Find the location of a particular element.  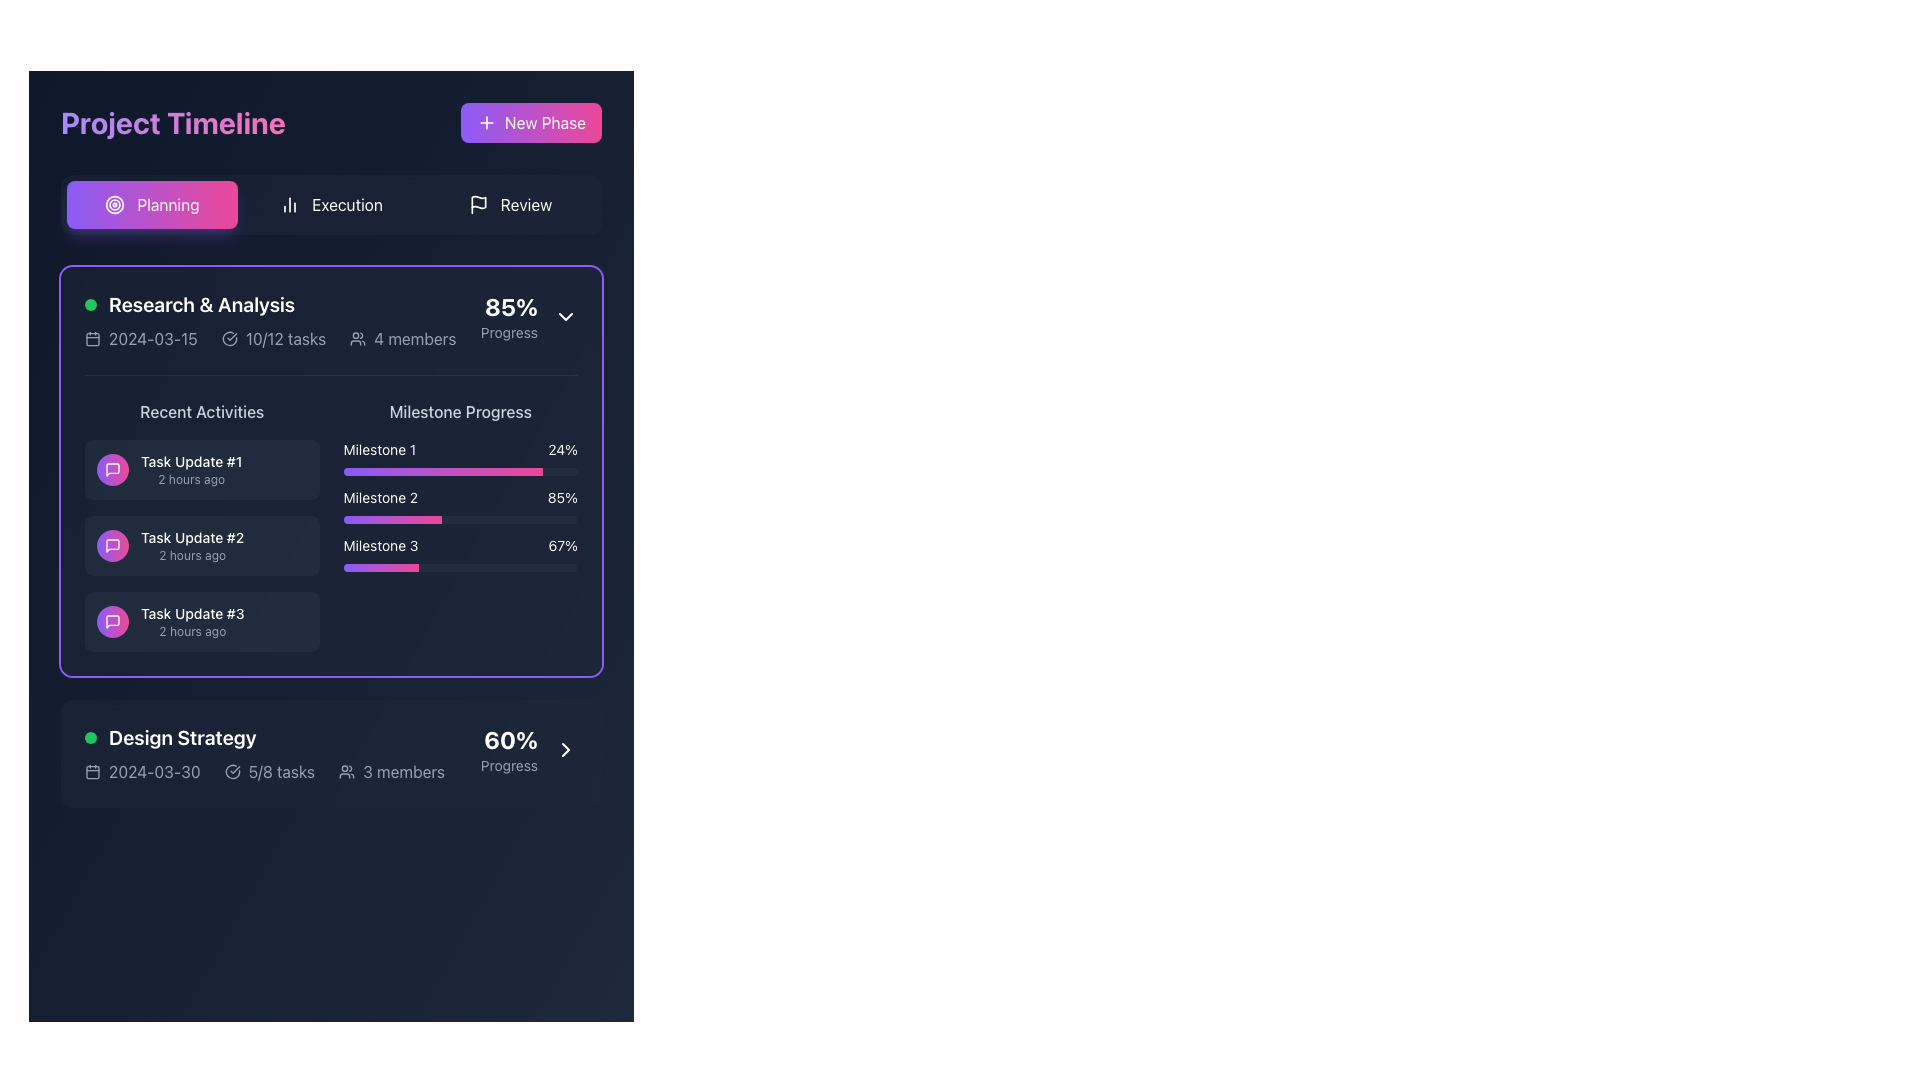

the colored progress bar segment representing 'Milestone 3' in the 'Milestone Progress' section of the 'Research & Analysis' card, which transitions from violet to pink is located at coordinates (380, 567).